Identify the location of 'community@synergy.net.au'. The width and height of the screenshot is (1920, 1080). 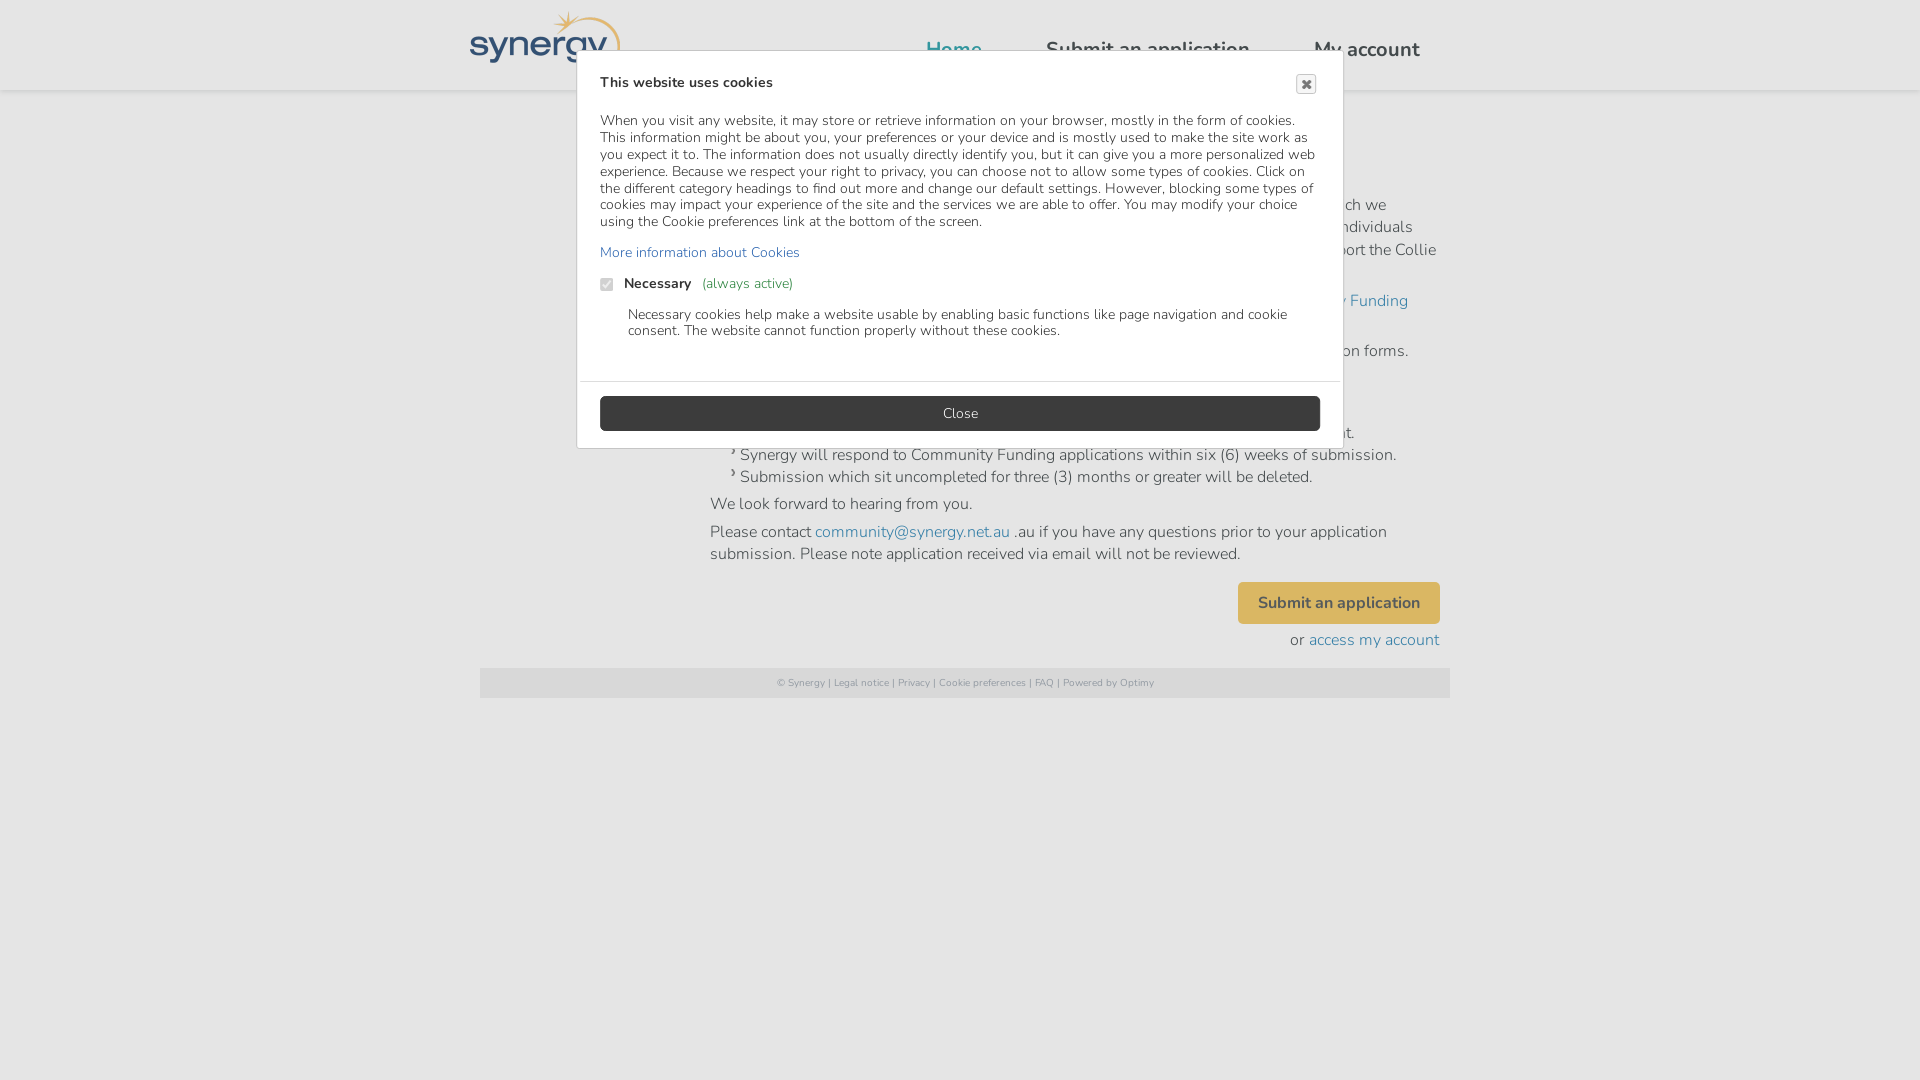
(911, 531).